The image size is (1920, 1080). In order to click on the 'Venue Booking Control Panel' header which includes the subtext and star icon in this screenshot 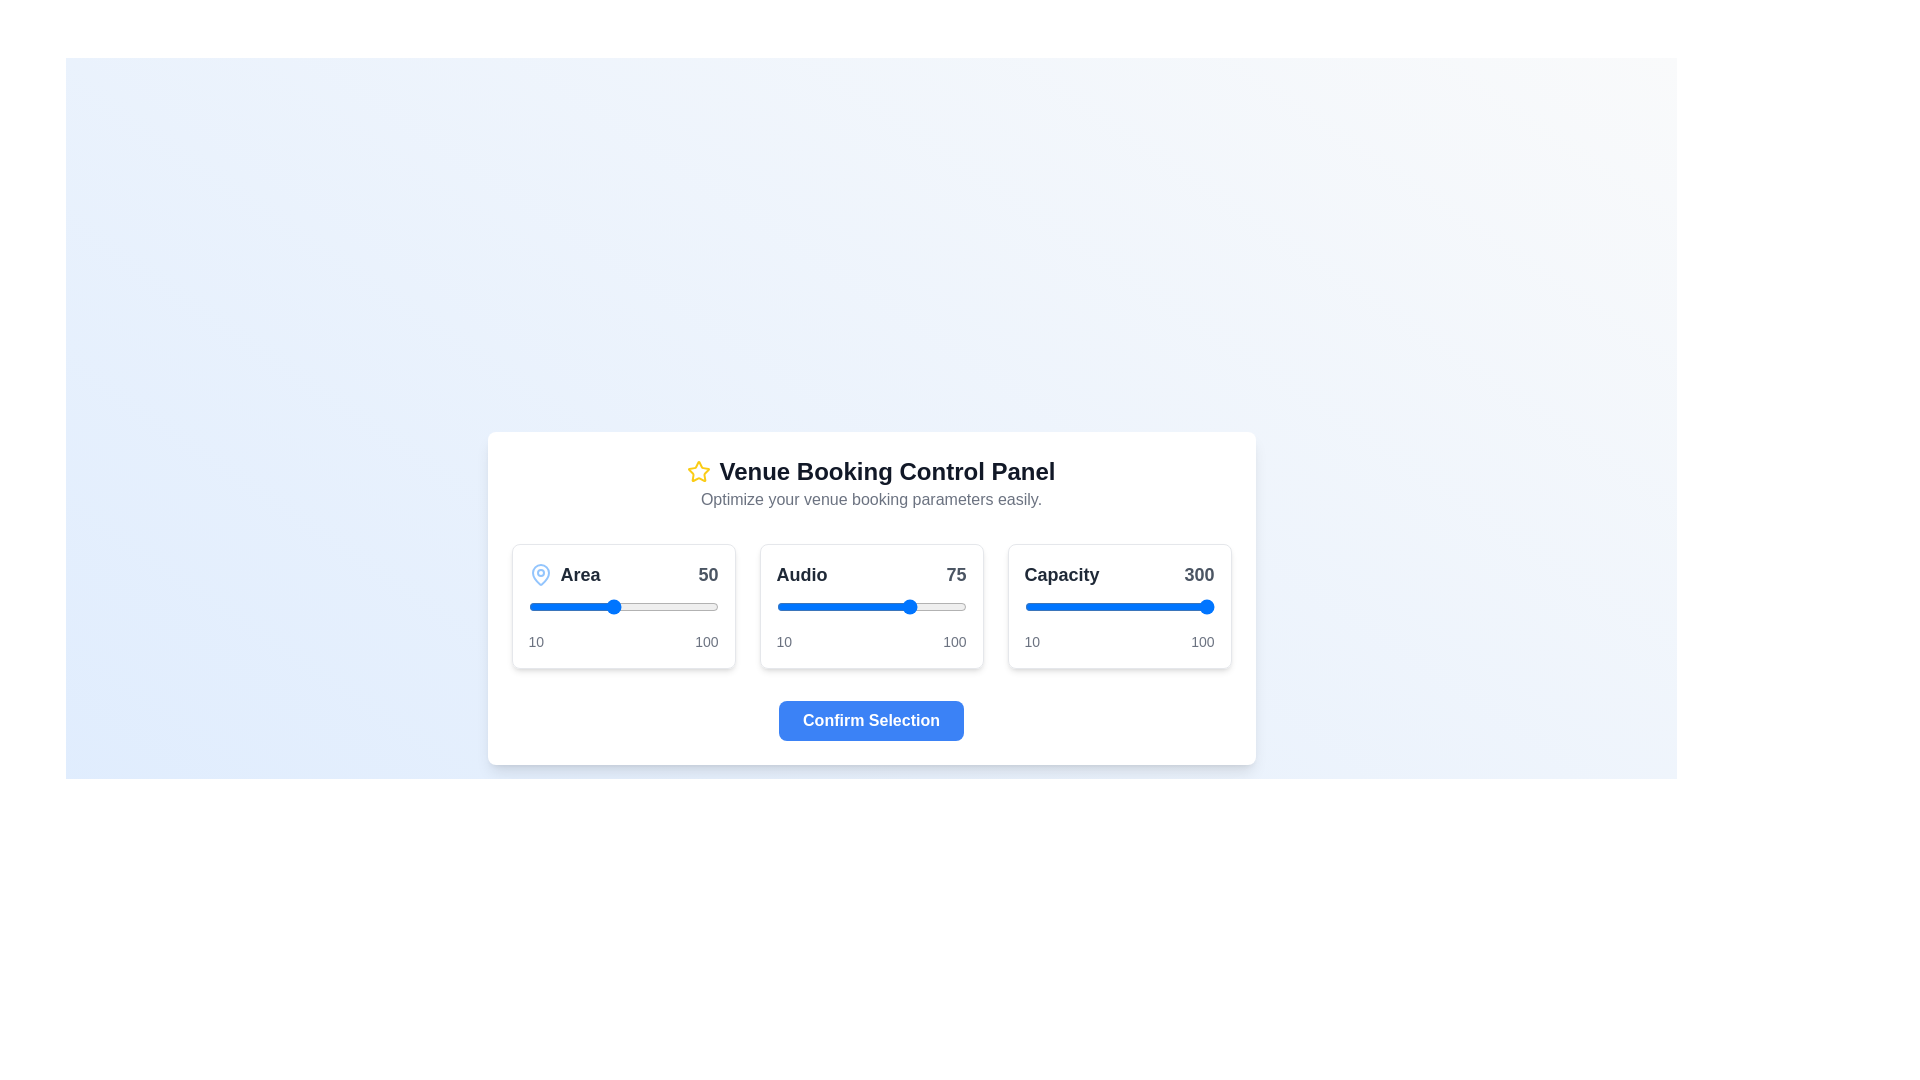, I will do `click(871, 483)`.